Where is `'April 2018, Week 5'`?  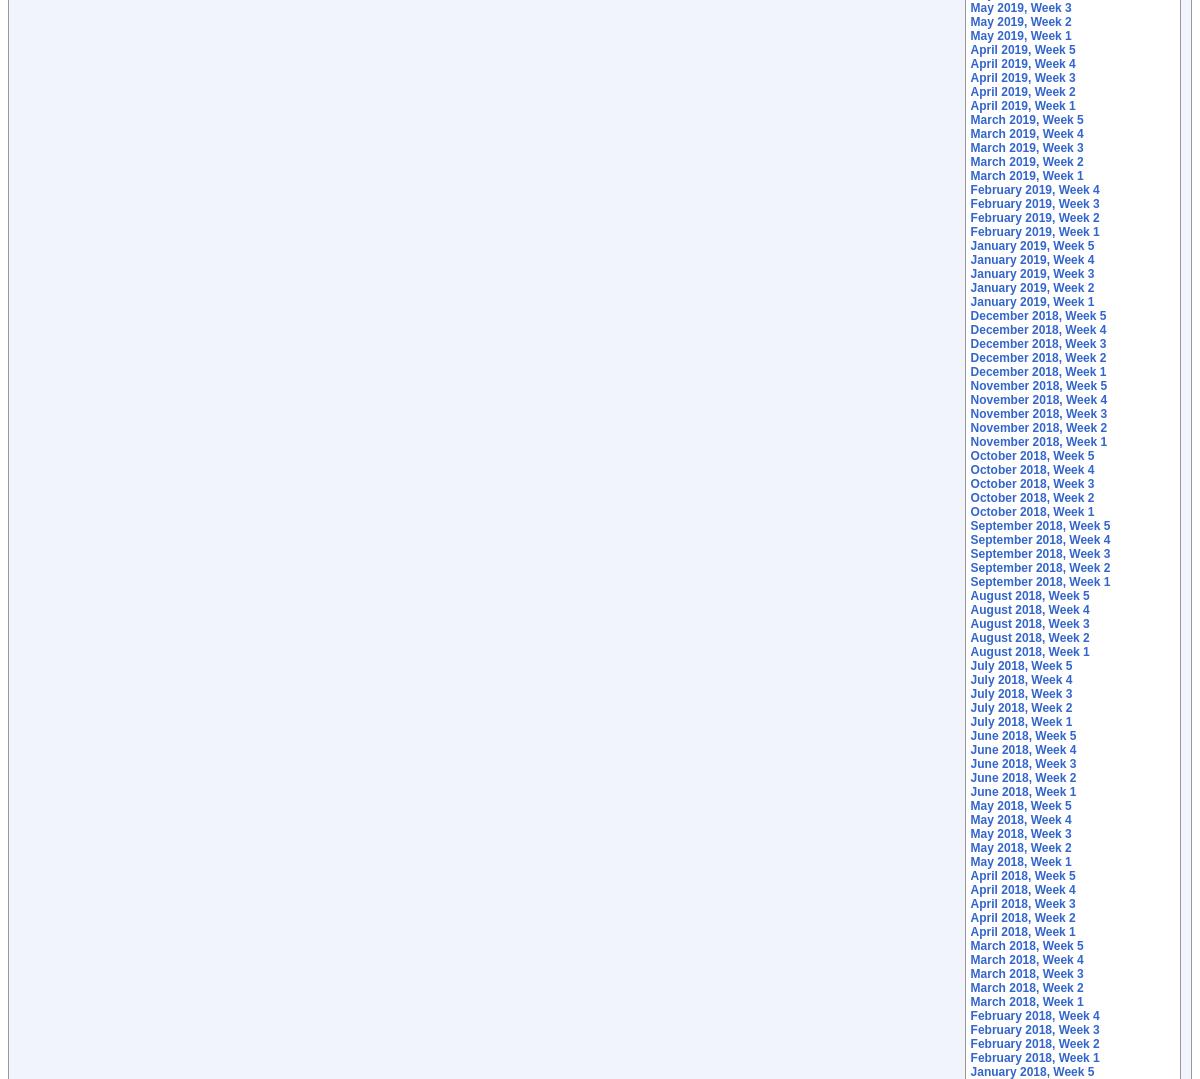
'April 2018, Week 5' is located at coordinates (1022, 875).